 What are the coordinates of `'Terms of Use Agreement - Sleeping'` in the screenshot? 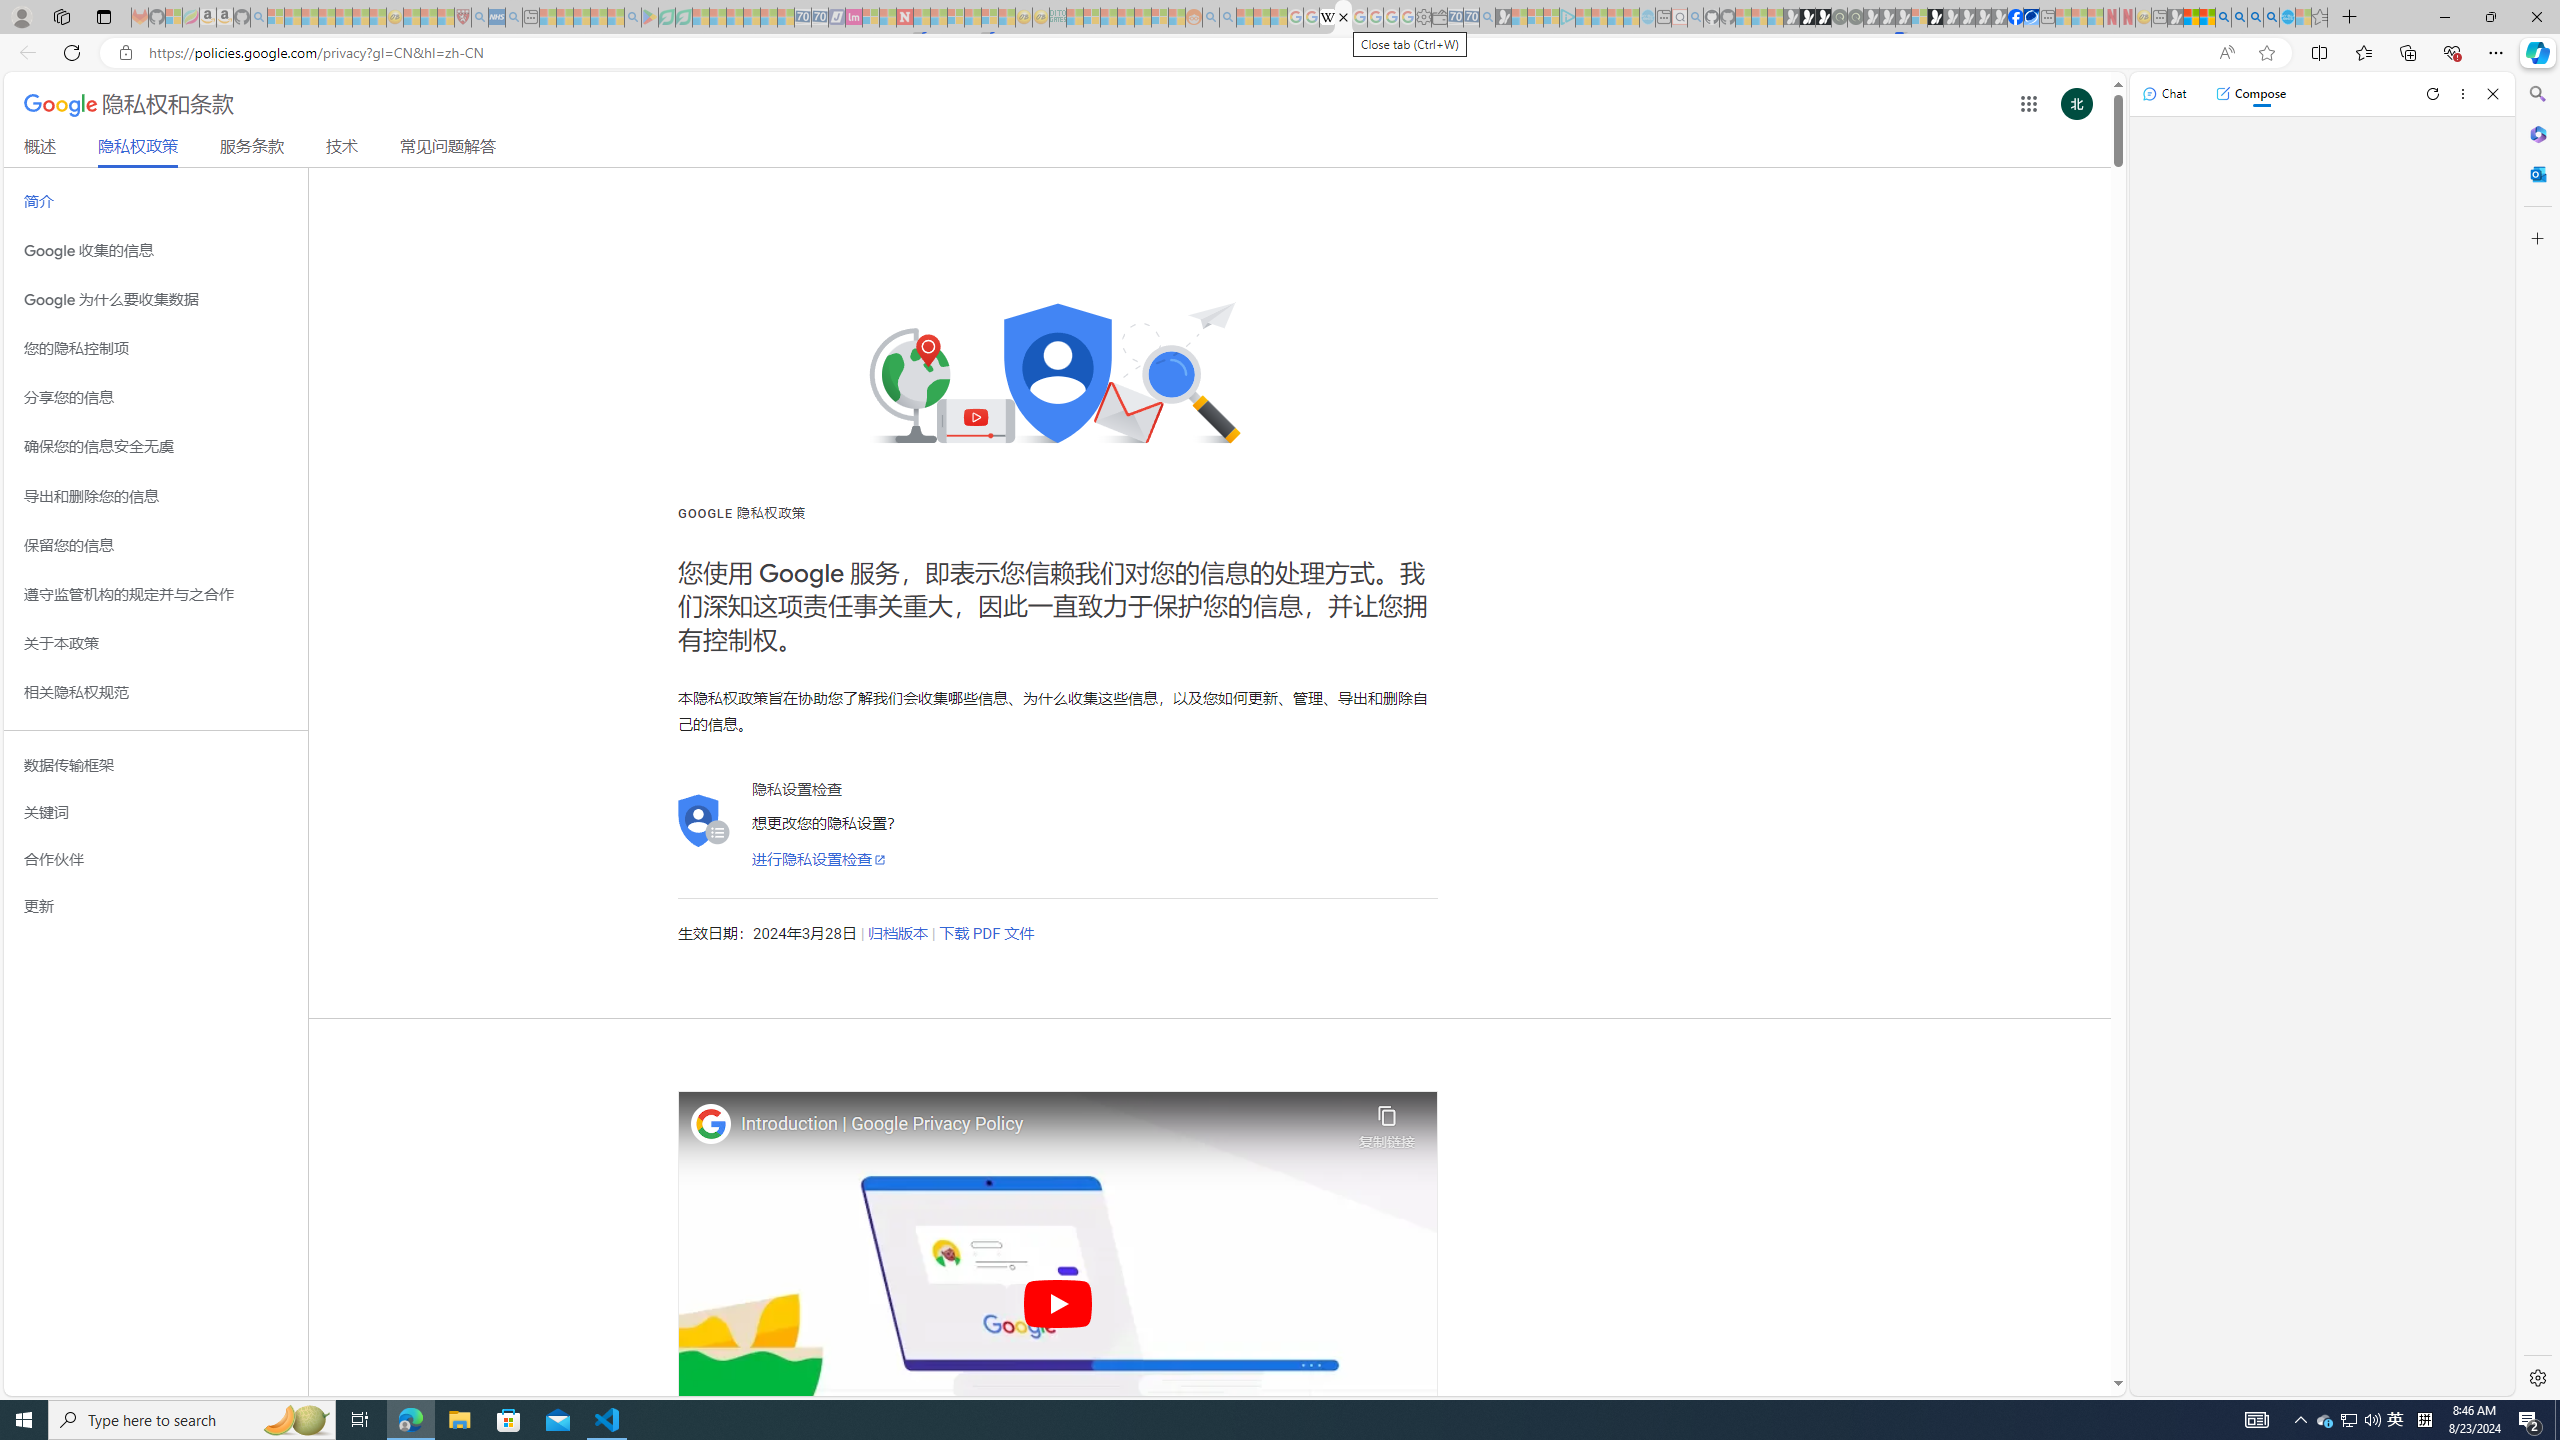 It's located at (665, 16).